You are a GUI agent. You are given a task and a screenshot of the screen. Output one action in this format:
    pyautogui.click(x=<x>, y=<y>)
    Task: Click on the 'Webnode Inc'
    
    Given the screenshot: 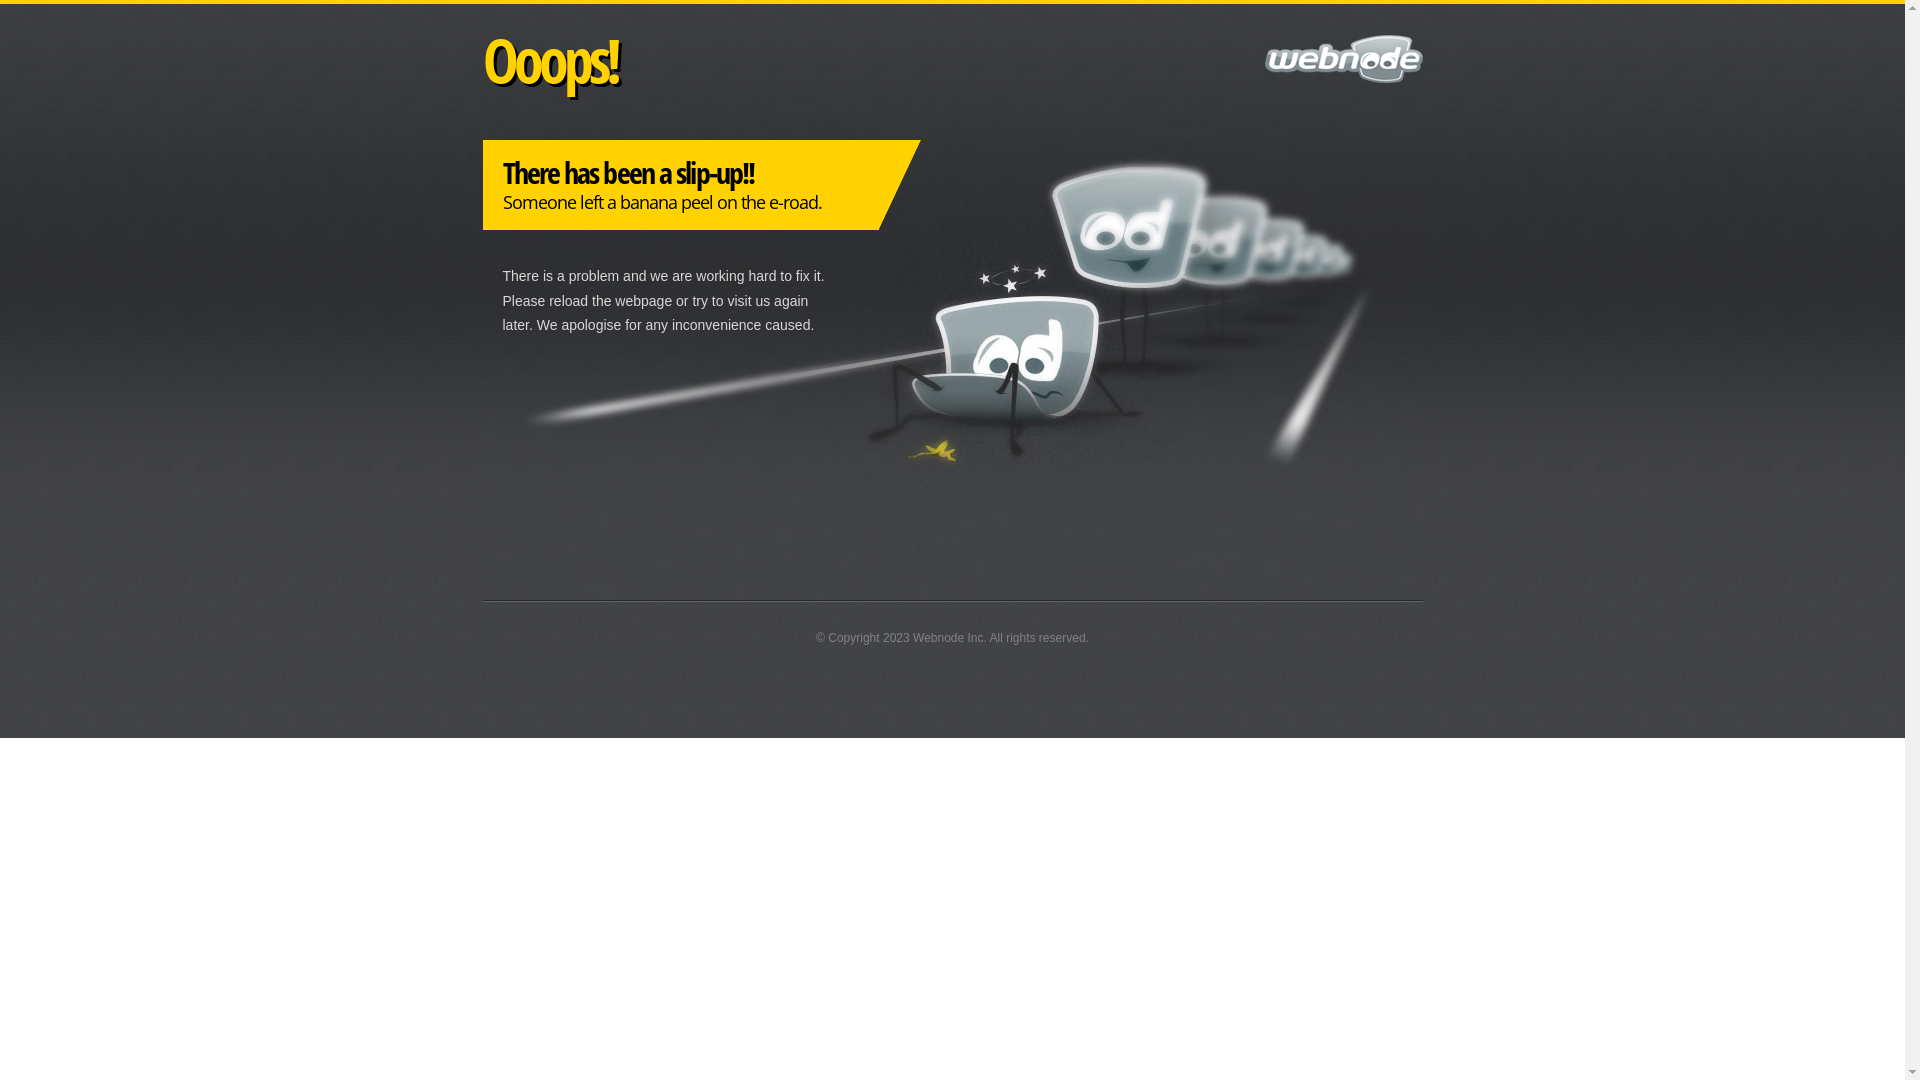 What is the action you would take?
    pyautogui.click(x=911, y=637)
    